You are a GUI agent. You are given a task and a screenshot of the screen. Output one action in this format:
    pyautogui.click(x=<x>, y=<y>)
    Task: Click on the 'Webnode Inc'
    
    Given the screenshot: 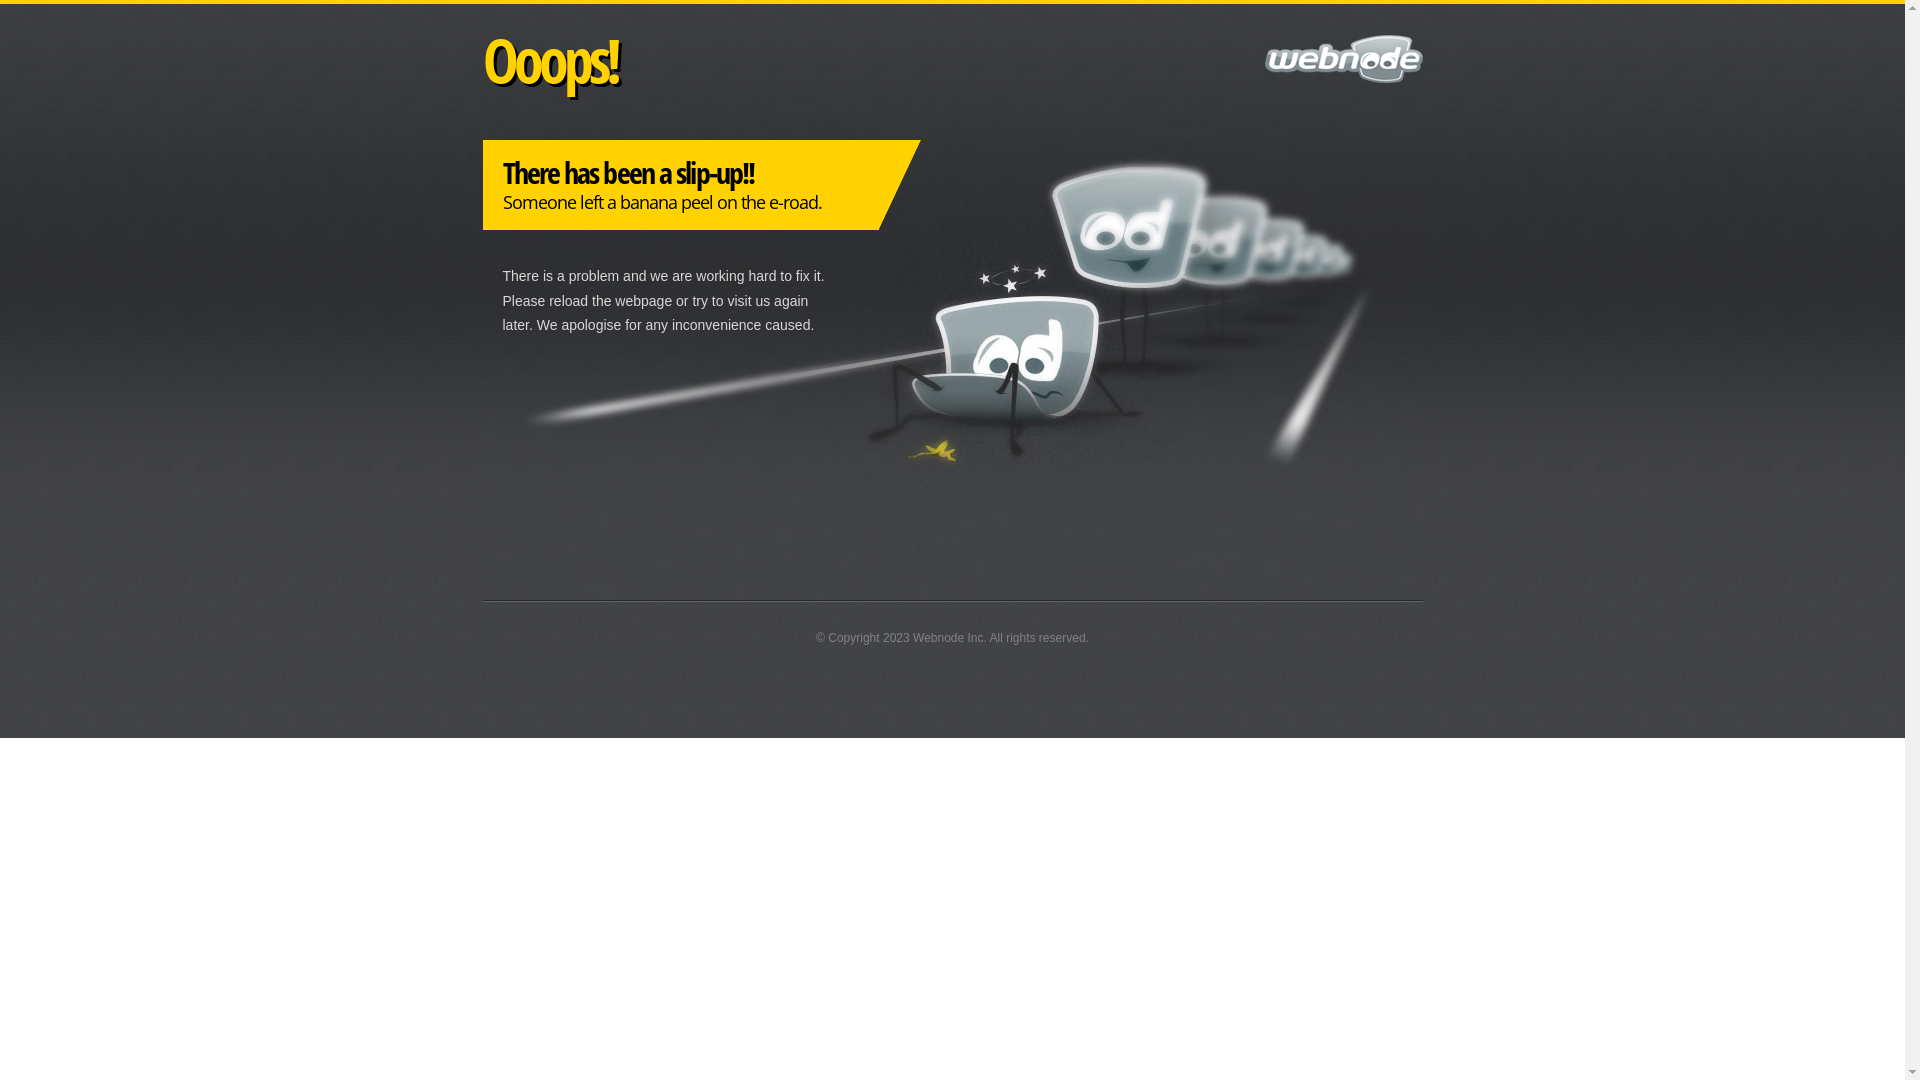 What is the action you would take?
    pyautogui.click(x=911, y=637)
    